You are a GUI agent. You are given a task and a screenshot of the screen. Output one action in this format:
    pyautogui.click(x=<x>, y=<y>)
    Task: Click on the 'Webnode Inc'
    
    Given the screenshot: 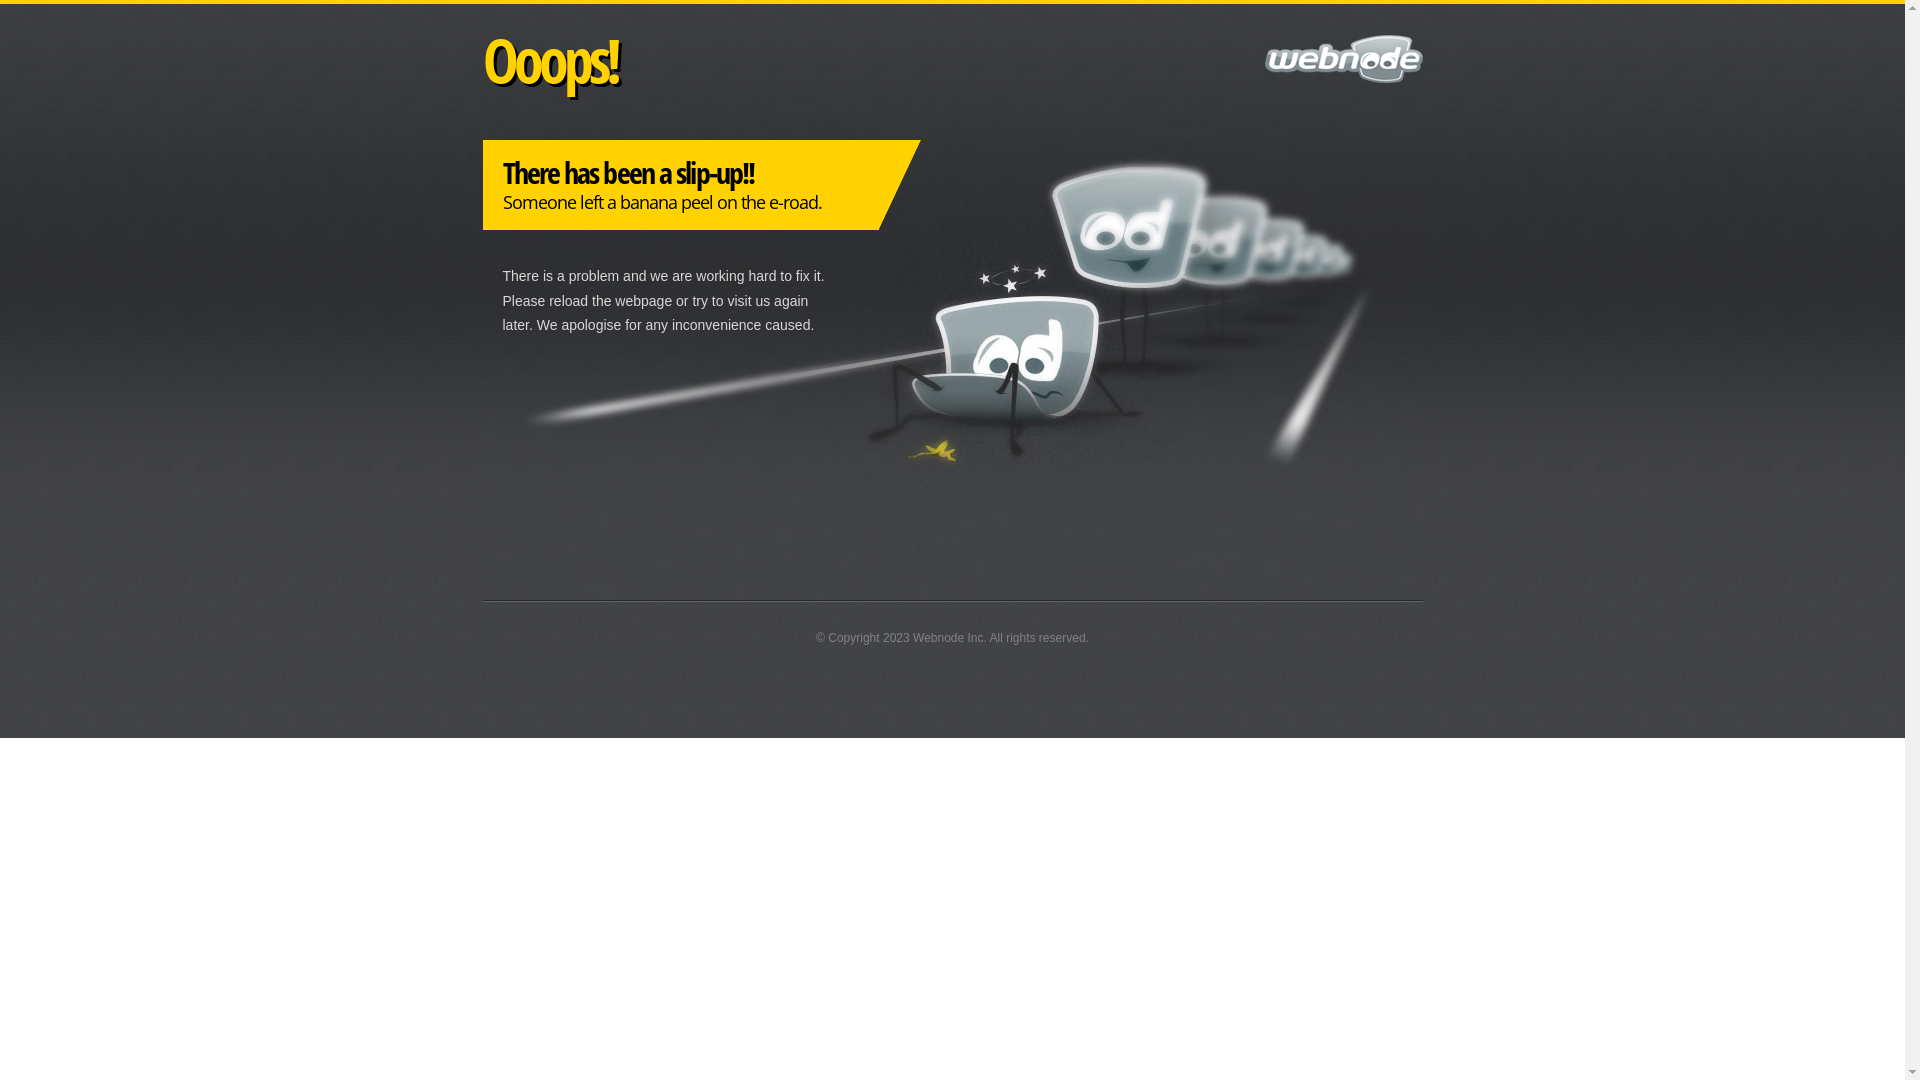 What is the action you would take?
    pyautogui.click(x=911, y=637)
    